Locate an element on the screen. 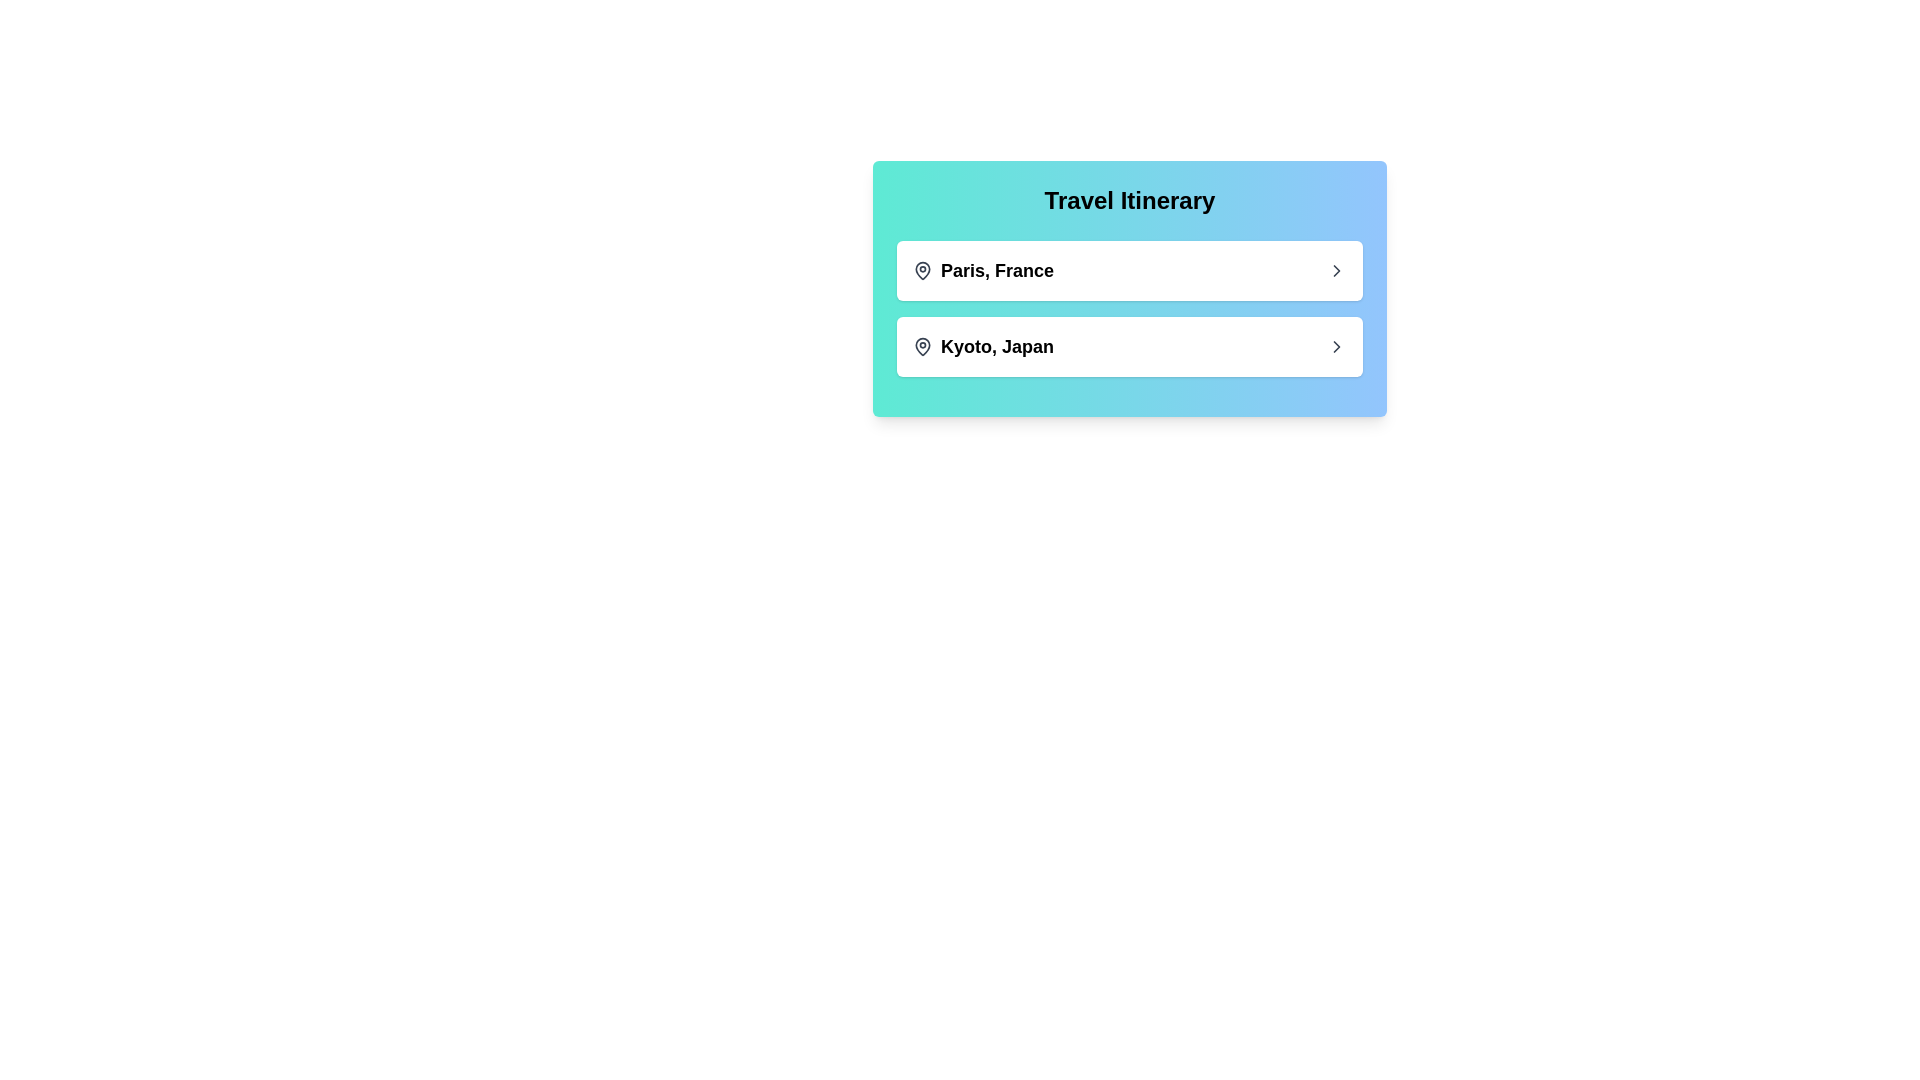 The image size is (1920, 1080). the right-facing chevron arrow icon, styled in dark gray, located at the far right side following the text 'Kyoto, Japan', to proceed is located at coordinates (1337, 346).